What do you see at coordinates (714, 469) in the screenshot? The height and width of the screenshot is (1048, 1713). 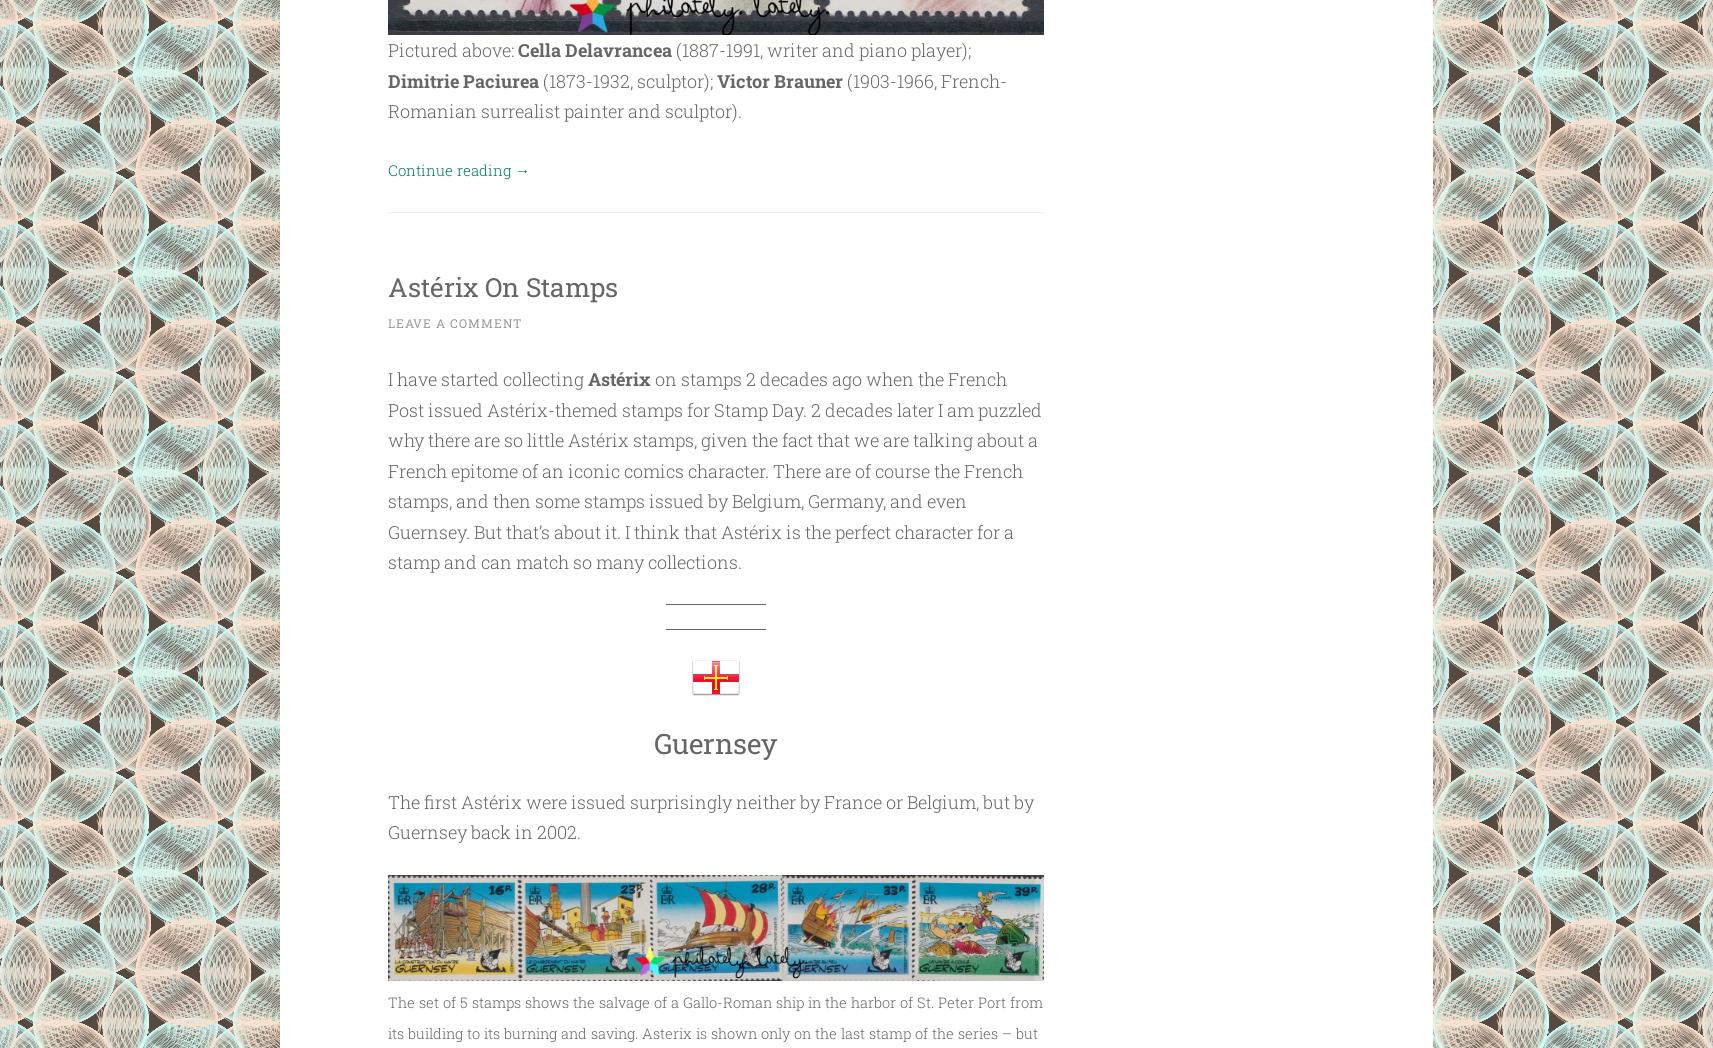 I see `'on stamps 2 decades ago when the French Post issued Astérix-themed stamps for Stamp Day. 2 decades later I am puzzled why there are so little Astérix stamps, given the fact that we are talking about a French epitome of an iconic comics character. There are of course the French stamps, and then some stamps issued by Belgium, Germany, and even Guernsey. But that’s about it. I think that Astérix is the perfect character for a stamp and can match so many collections.'` at bounding box center [714, 469].